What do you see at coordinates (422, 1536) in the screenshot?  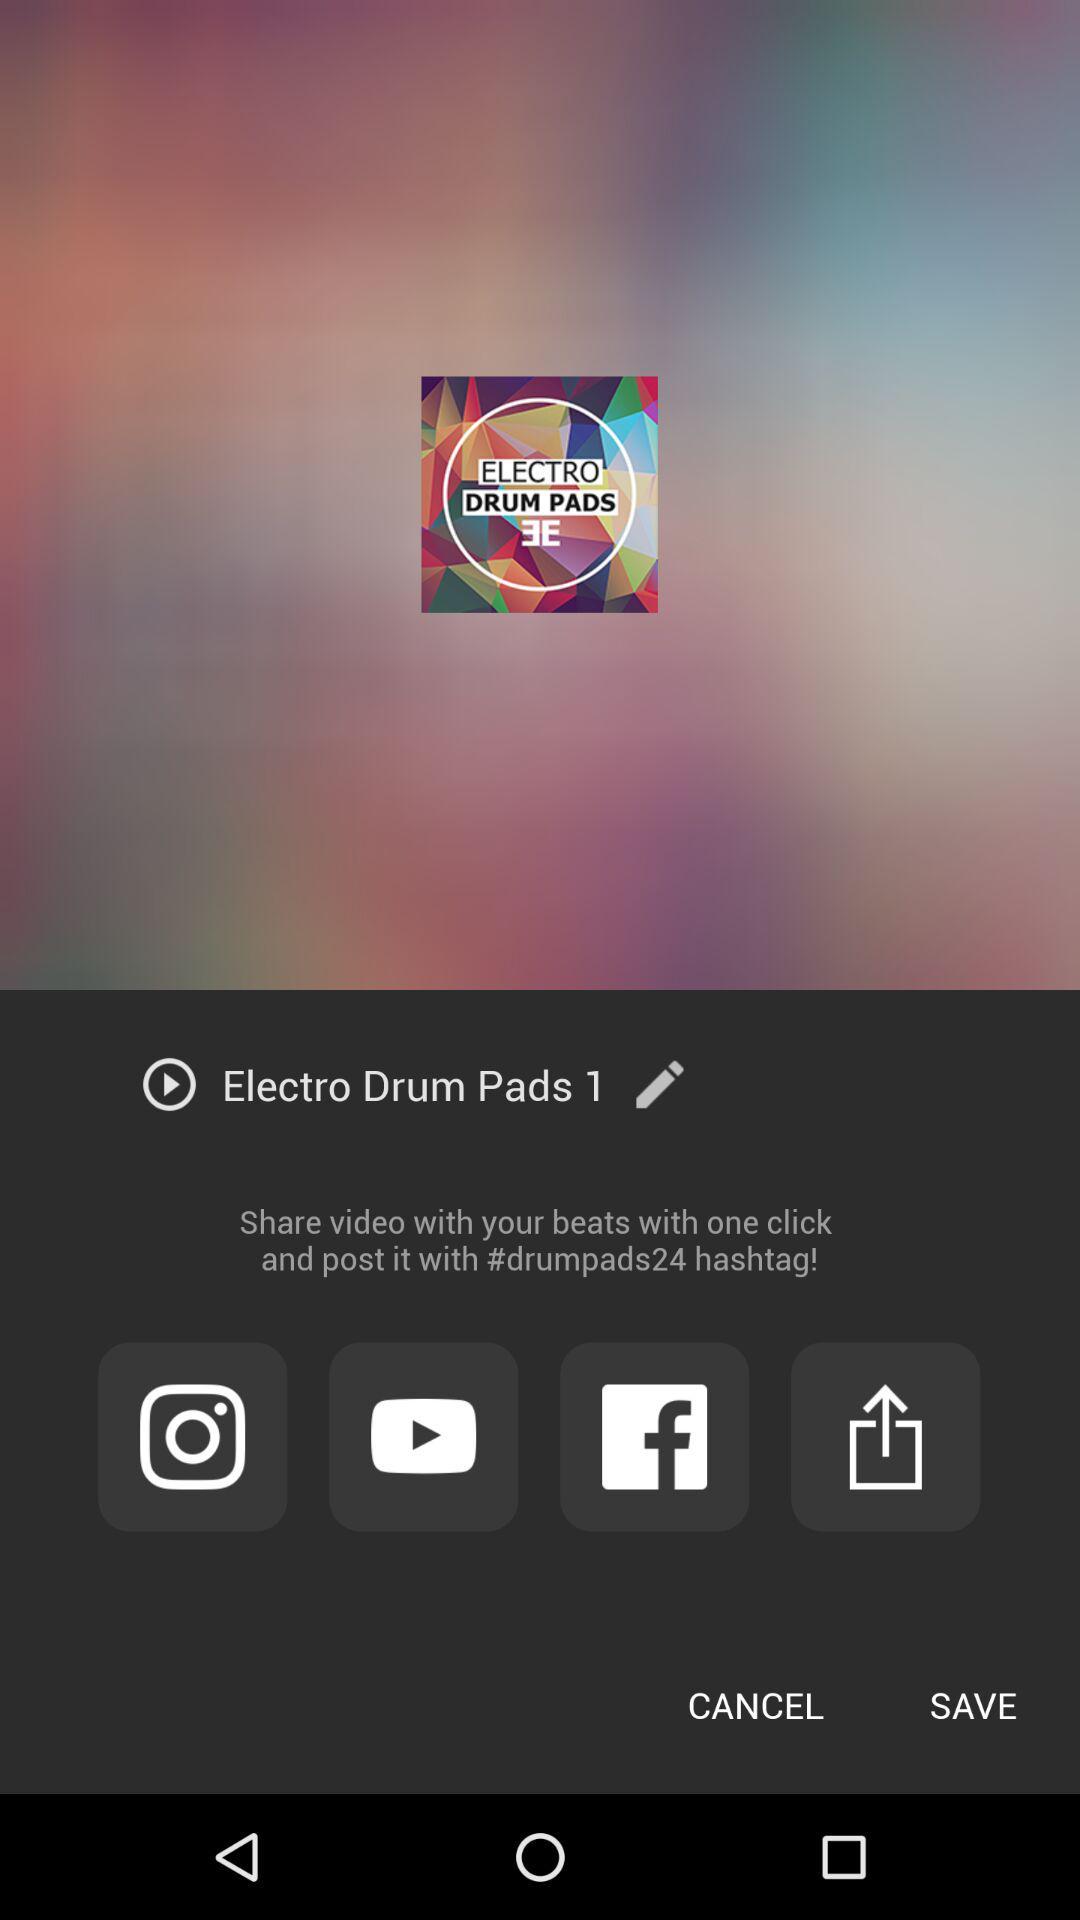 I see `the play icon` at bounding box center [422, 1536].